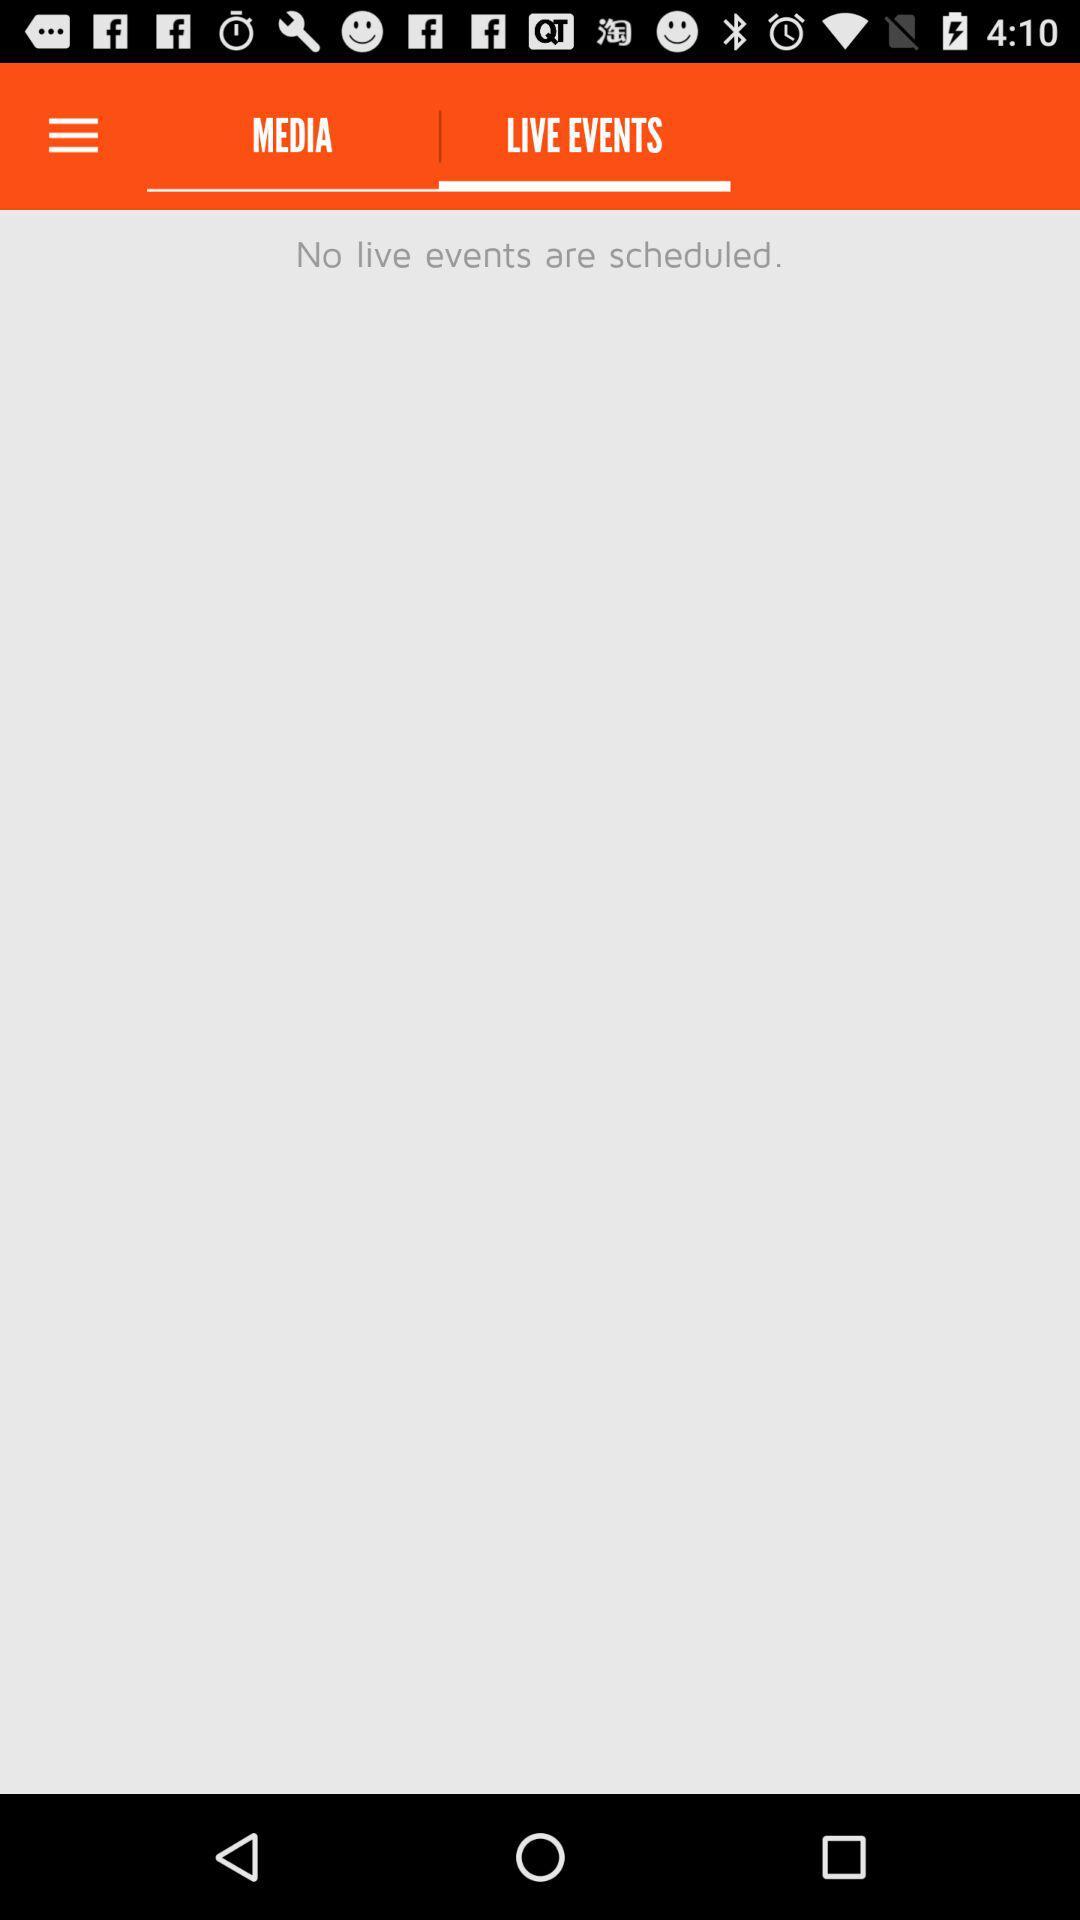 Image resolution: width=1080 pixels, height=1920 pixels. What do you see at coordinates (72, 135) in the screenshot?
I see `more options` at bounding box center [72, 135].